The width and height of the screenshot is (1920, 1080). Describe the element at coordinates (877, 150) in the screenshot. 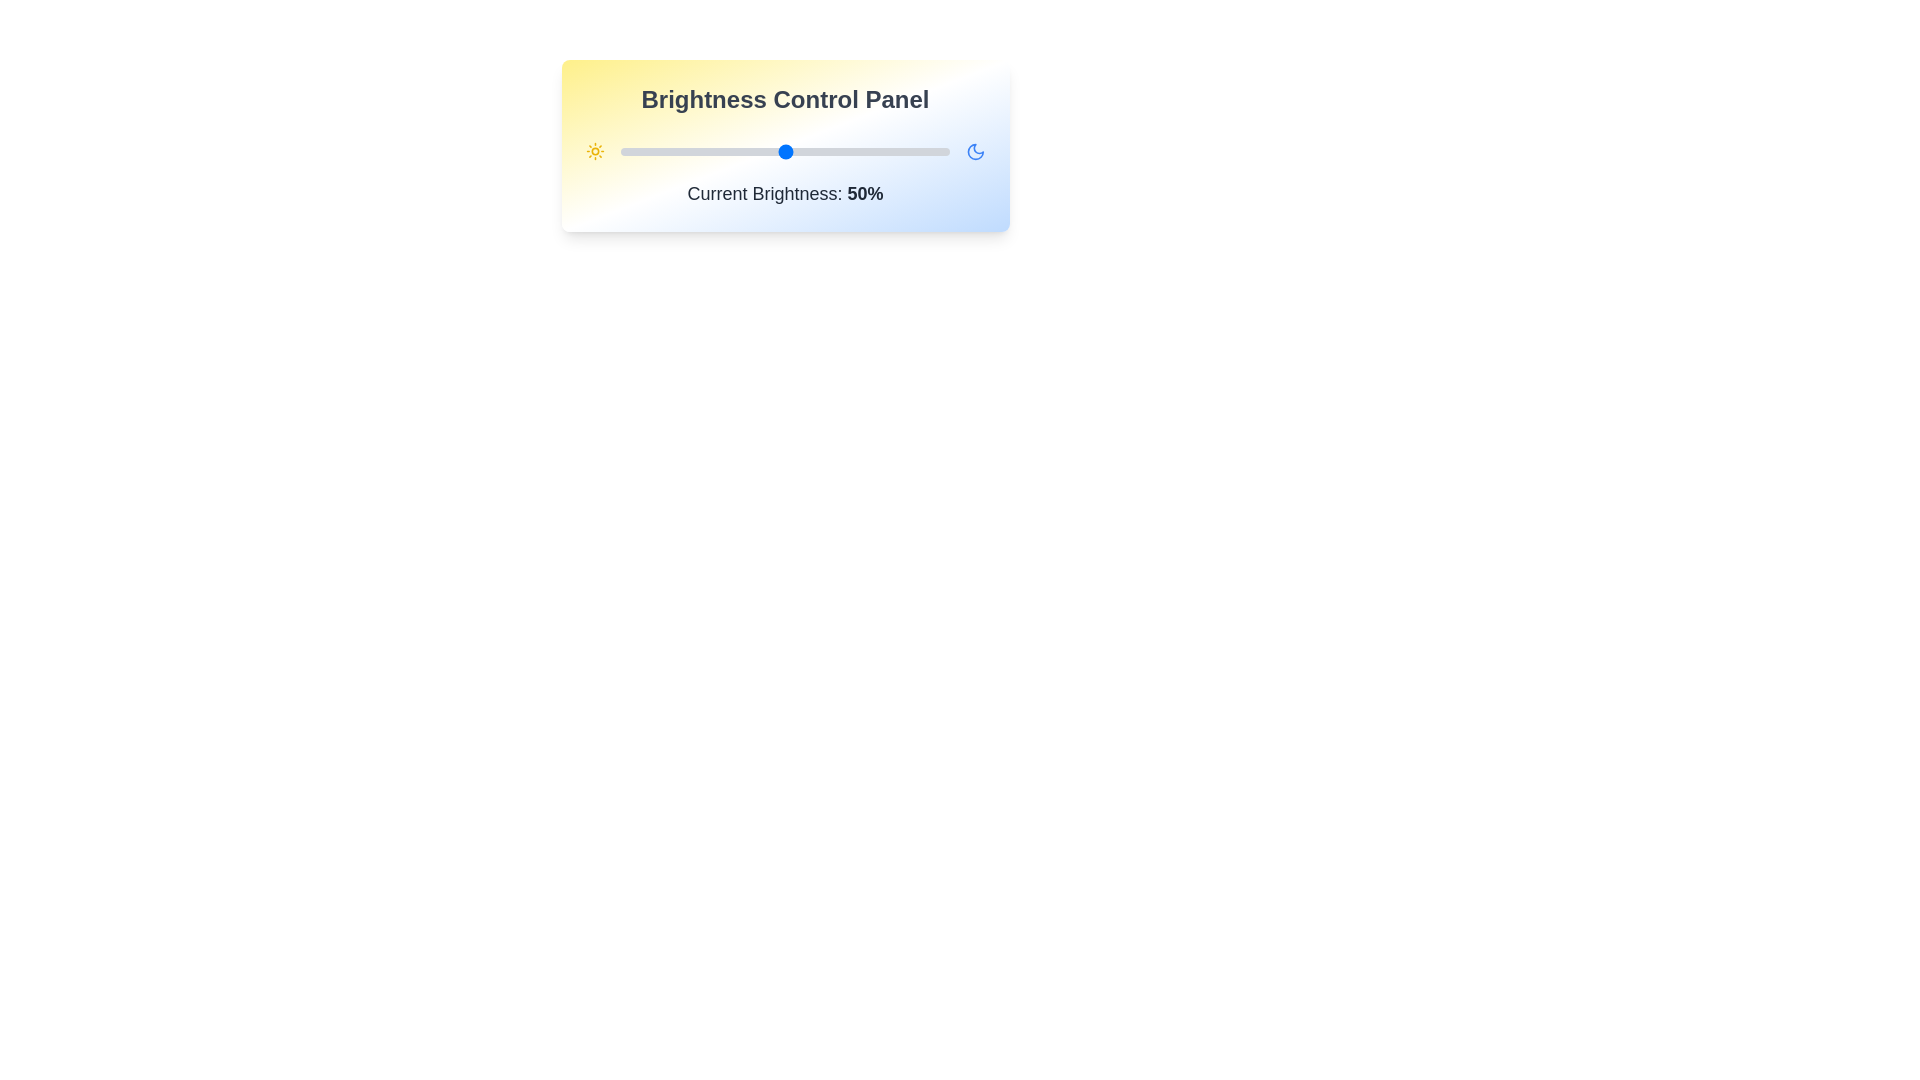

I see `the brightness` at that location.